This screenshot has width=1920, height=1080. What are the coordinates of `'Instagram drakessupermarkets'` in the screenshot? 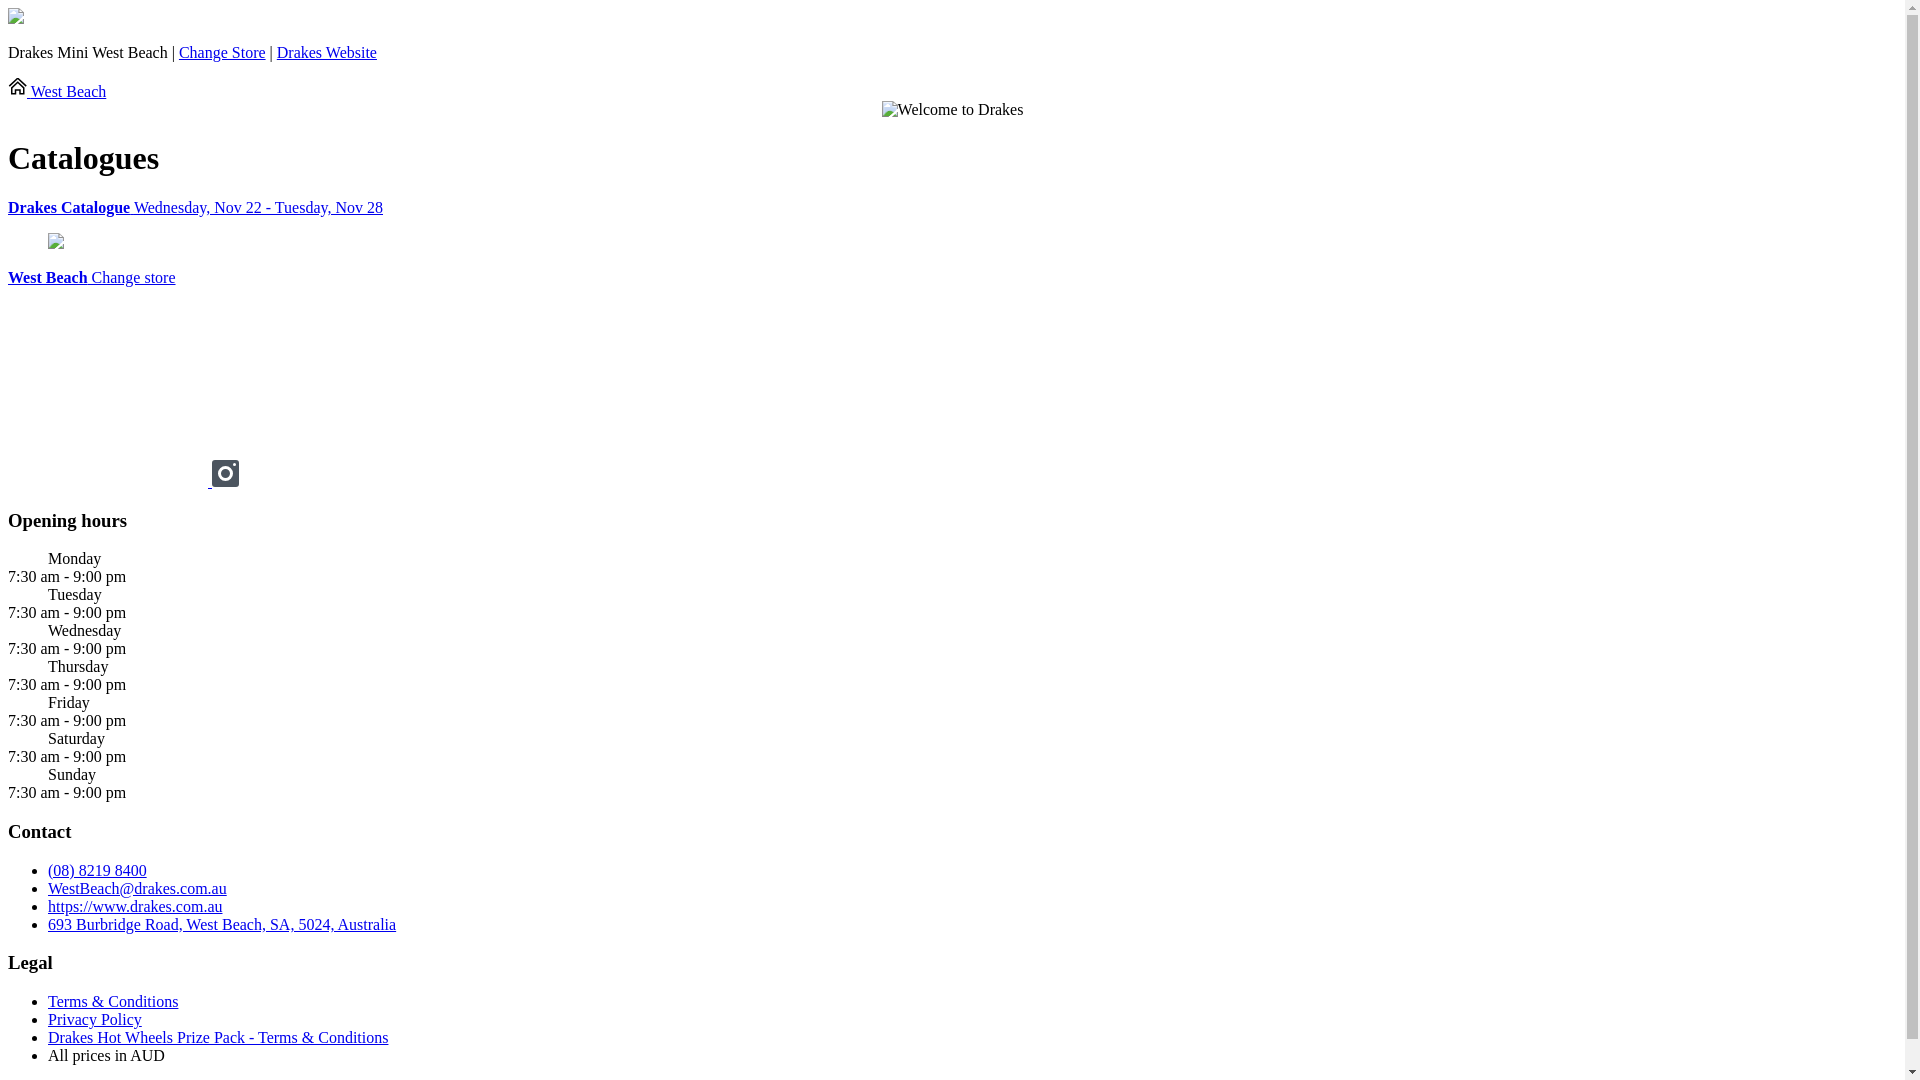 It's located at (225, 481).